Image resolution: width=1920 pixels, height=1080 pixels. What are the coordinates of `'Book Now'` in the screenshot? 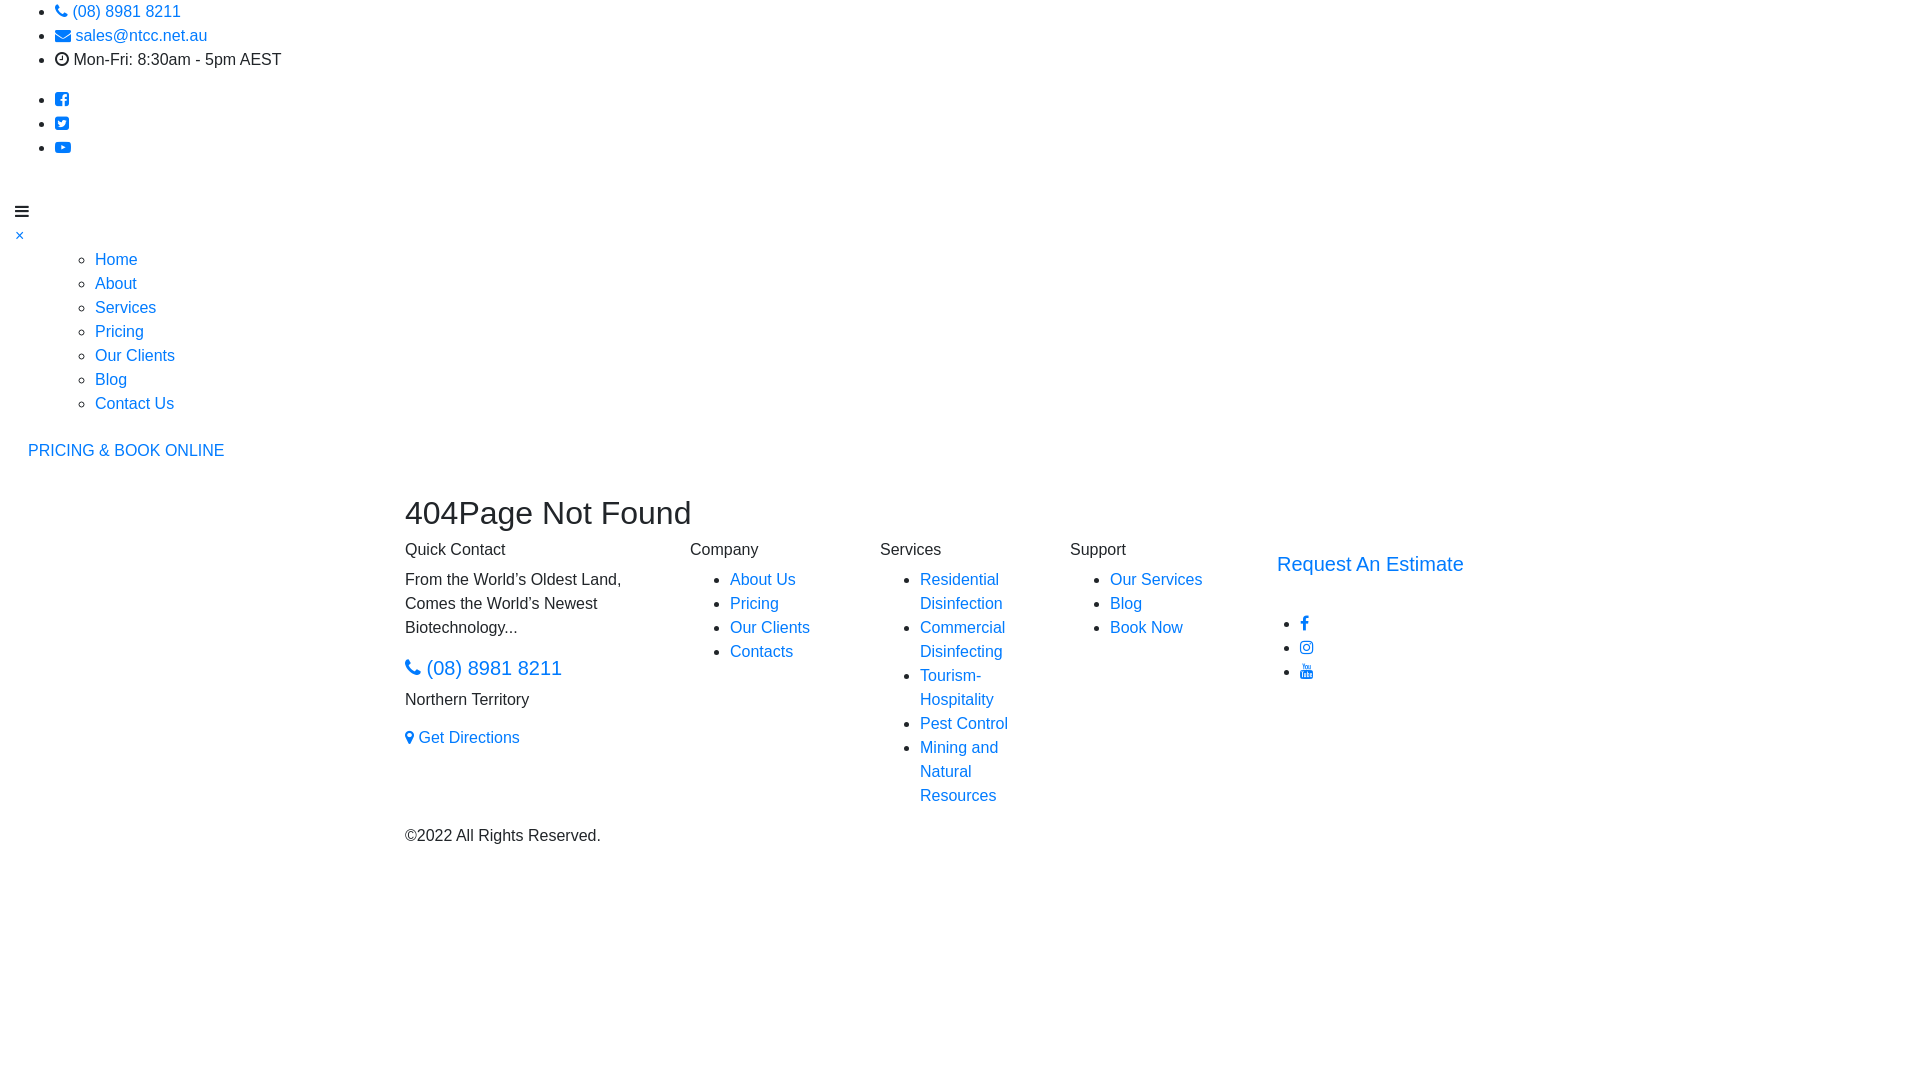 It's located at (1146, 626).